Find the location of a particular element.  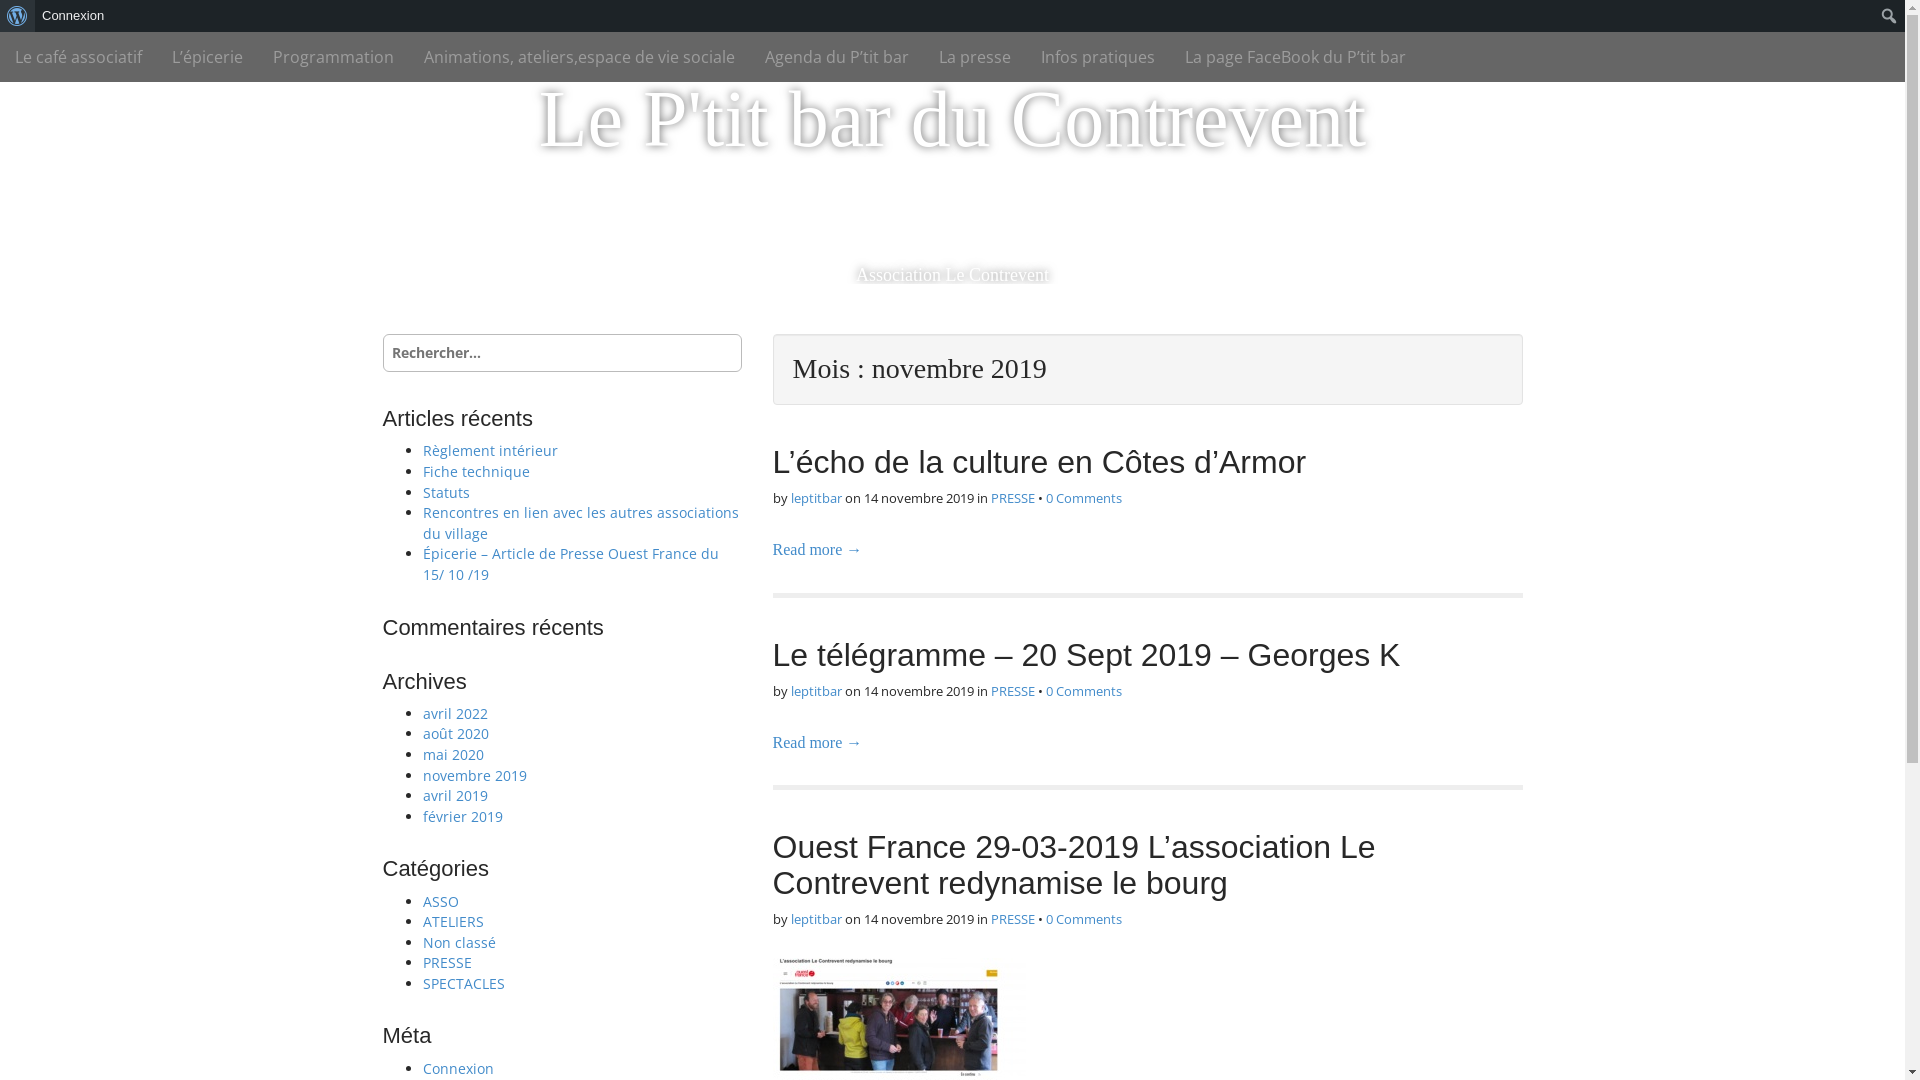

'Infos pratiques' is located at coordinates (1097, 56).